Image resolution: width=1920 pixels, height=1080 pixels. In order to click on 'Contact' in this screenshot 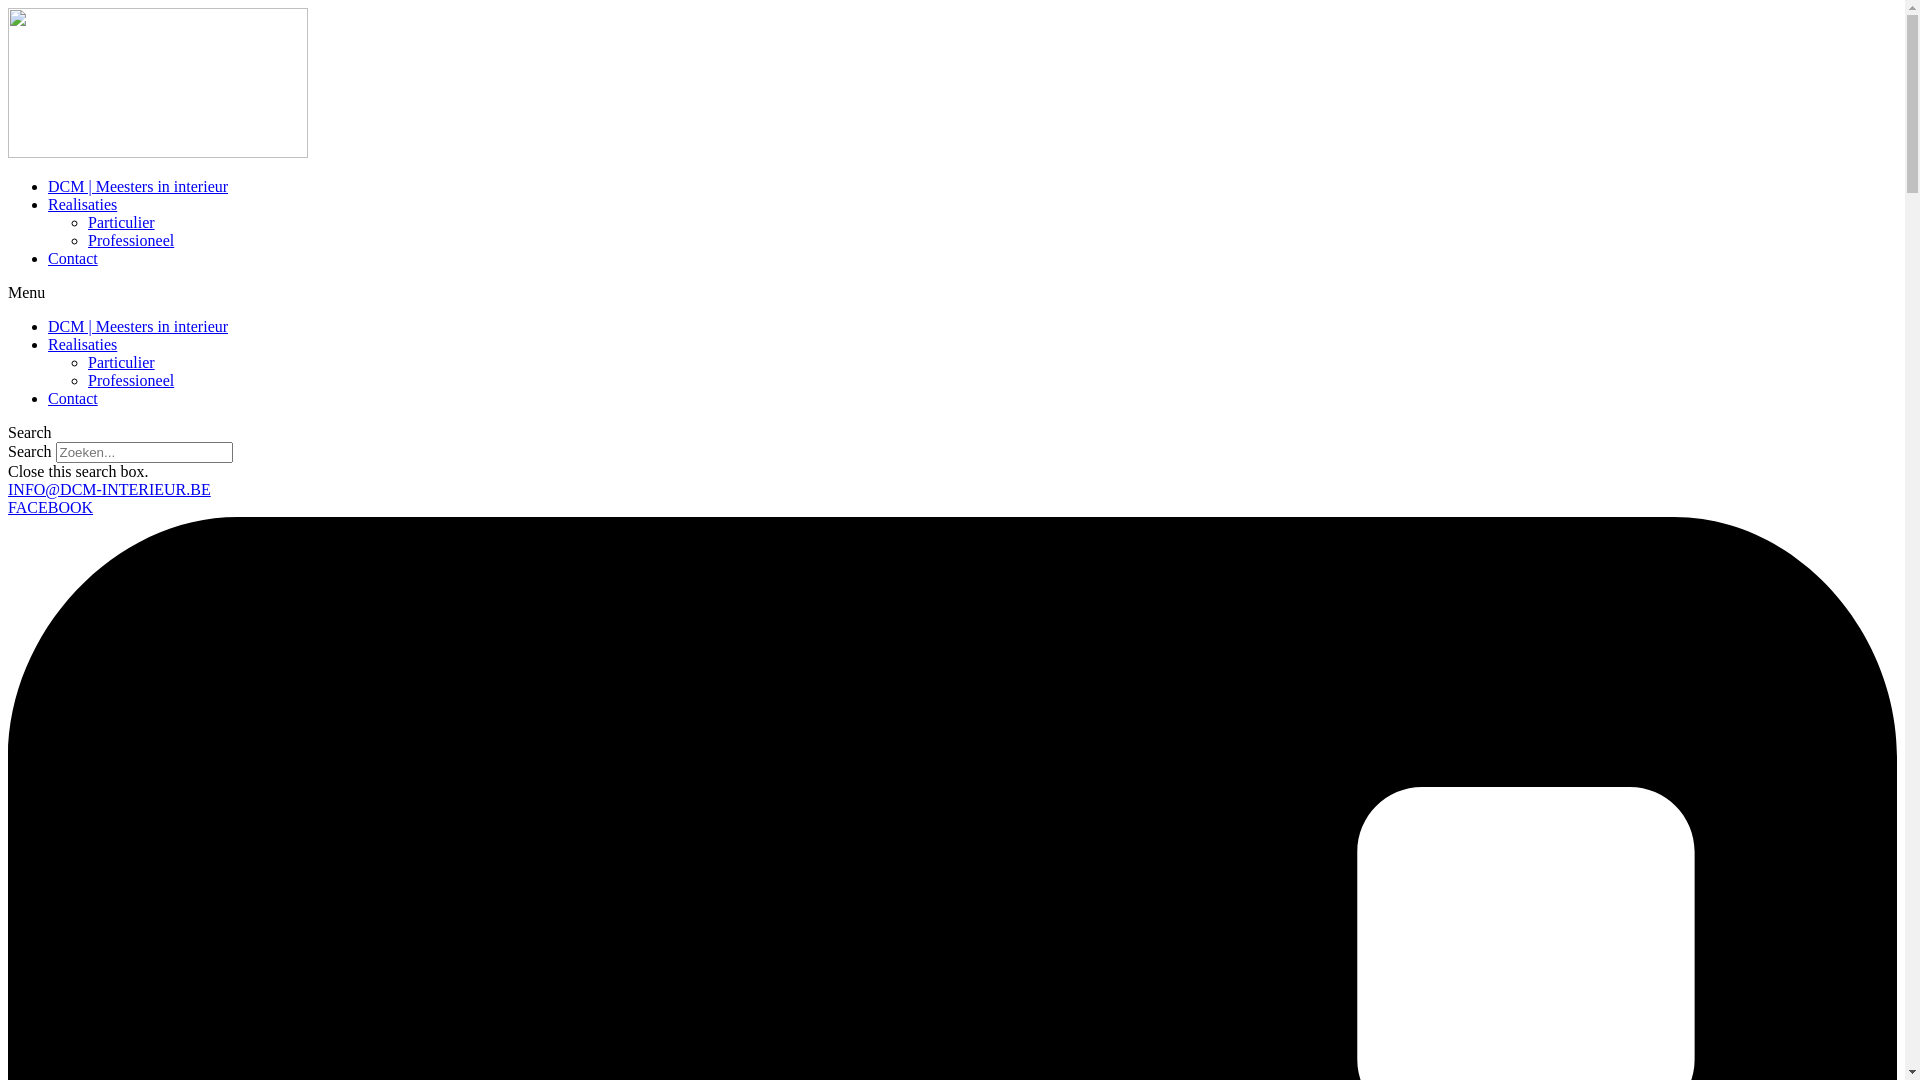, I will do `click(48, 398)`.